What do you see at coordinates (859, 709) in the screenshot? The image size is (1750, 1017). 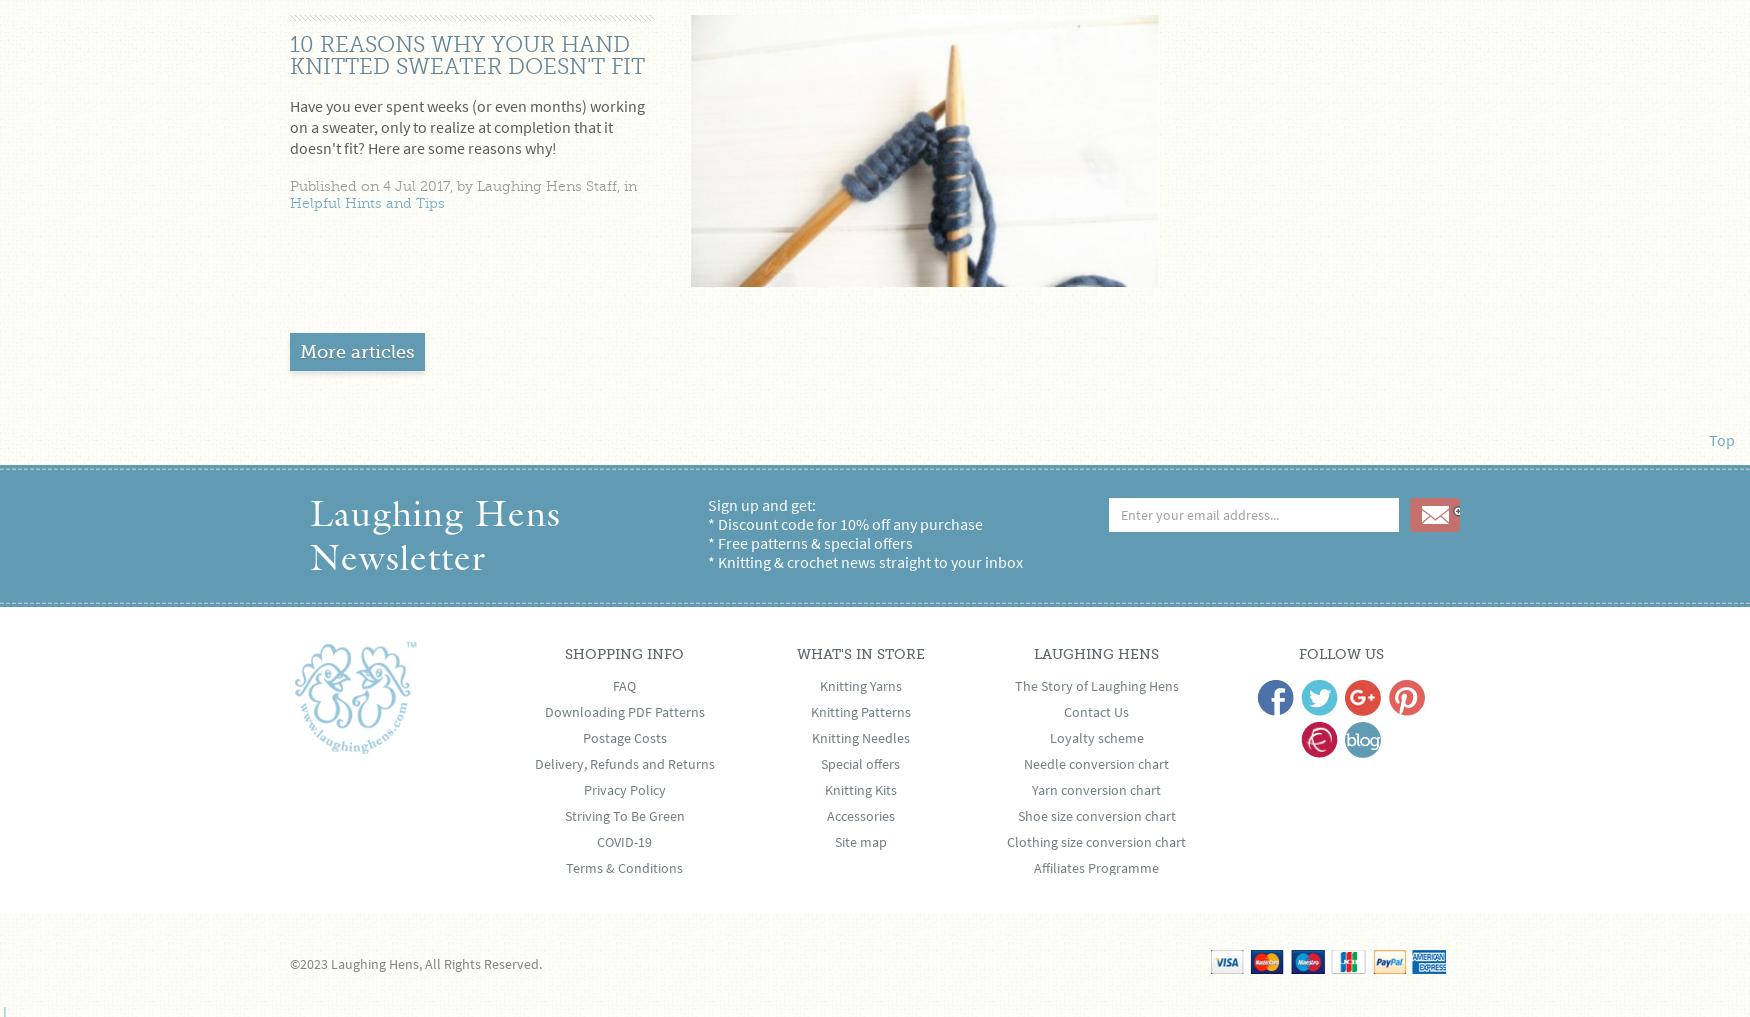 I see `'Knitting Patterns'` at bounding box center [859, 709].